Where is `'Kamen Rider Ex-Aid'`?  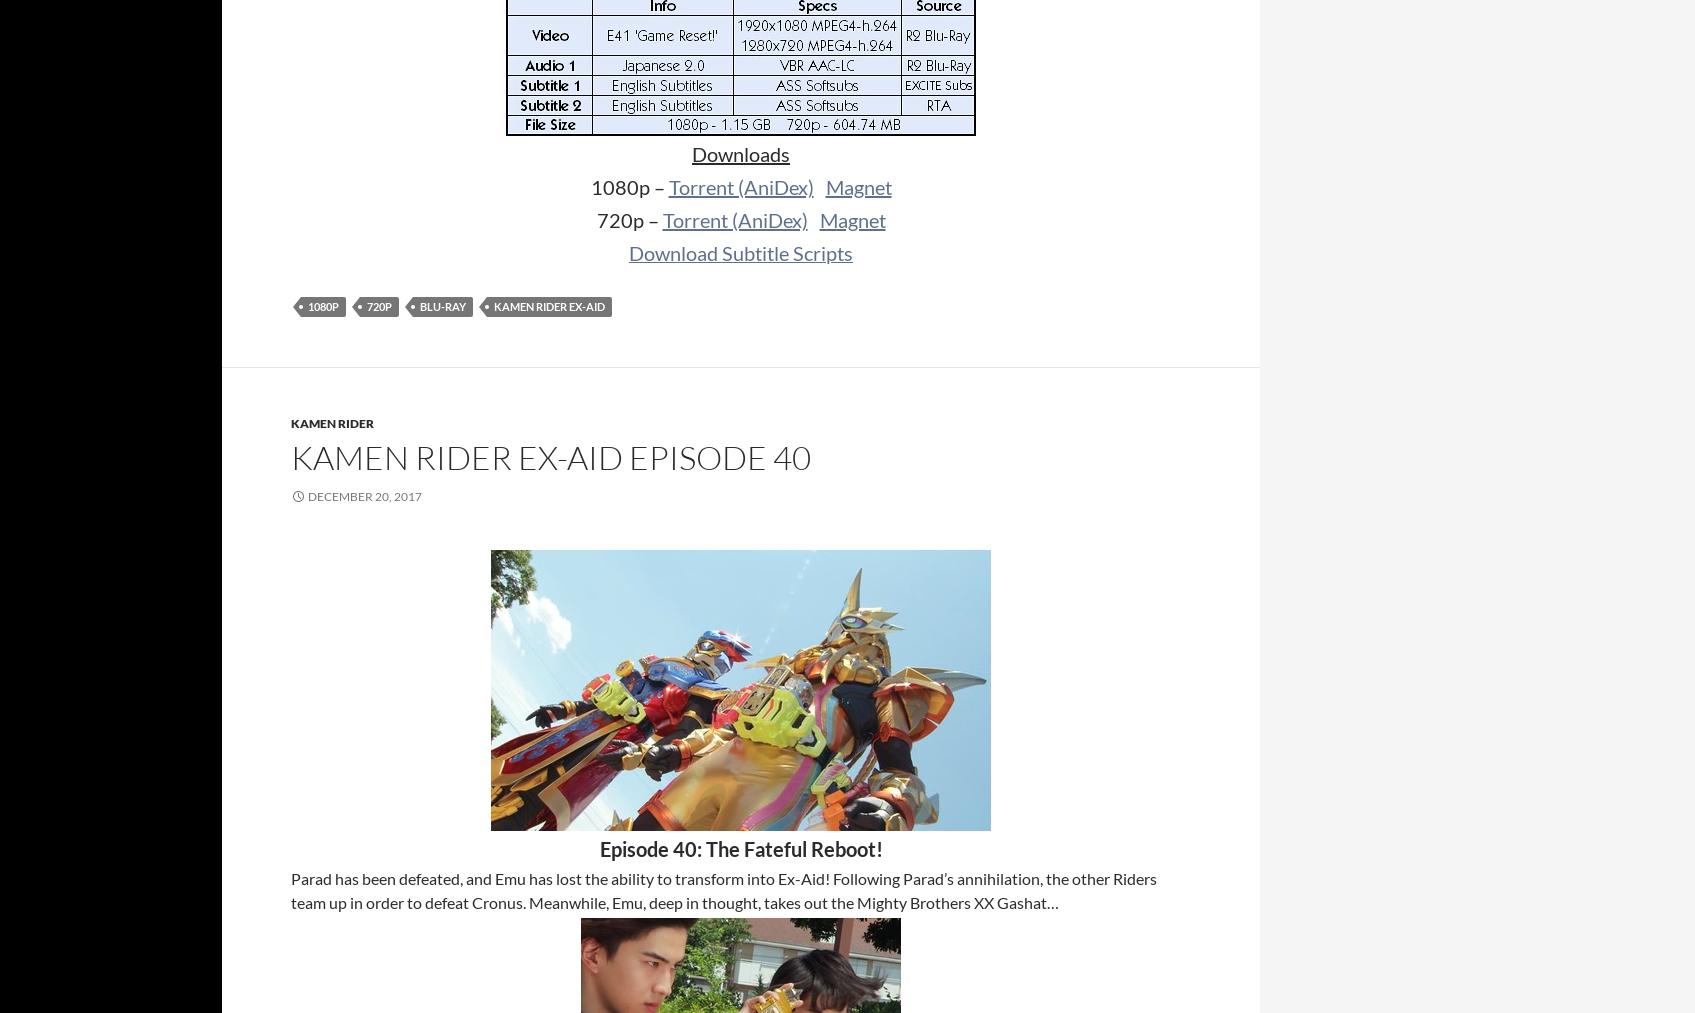
'Kamen Rider Ex-Aid' is located at coordinates (549, 306).